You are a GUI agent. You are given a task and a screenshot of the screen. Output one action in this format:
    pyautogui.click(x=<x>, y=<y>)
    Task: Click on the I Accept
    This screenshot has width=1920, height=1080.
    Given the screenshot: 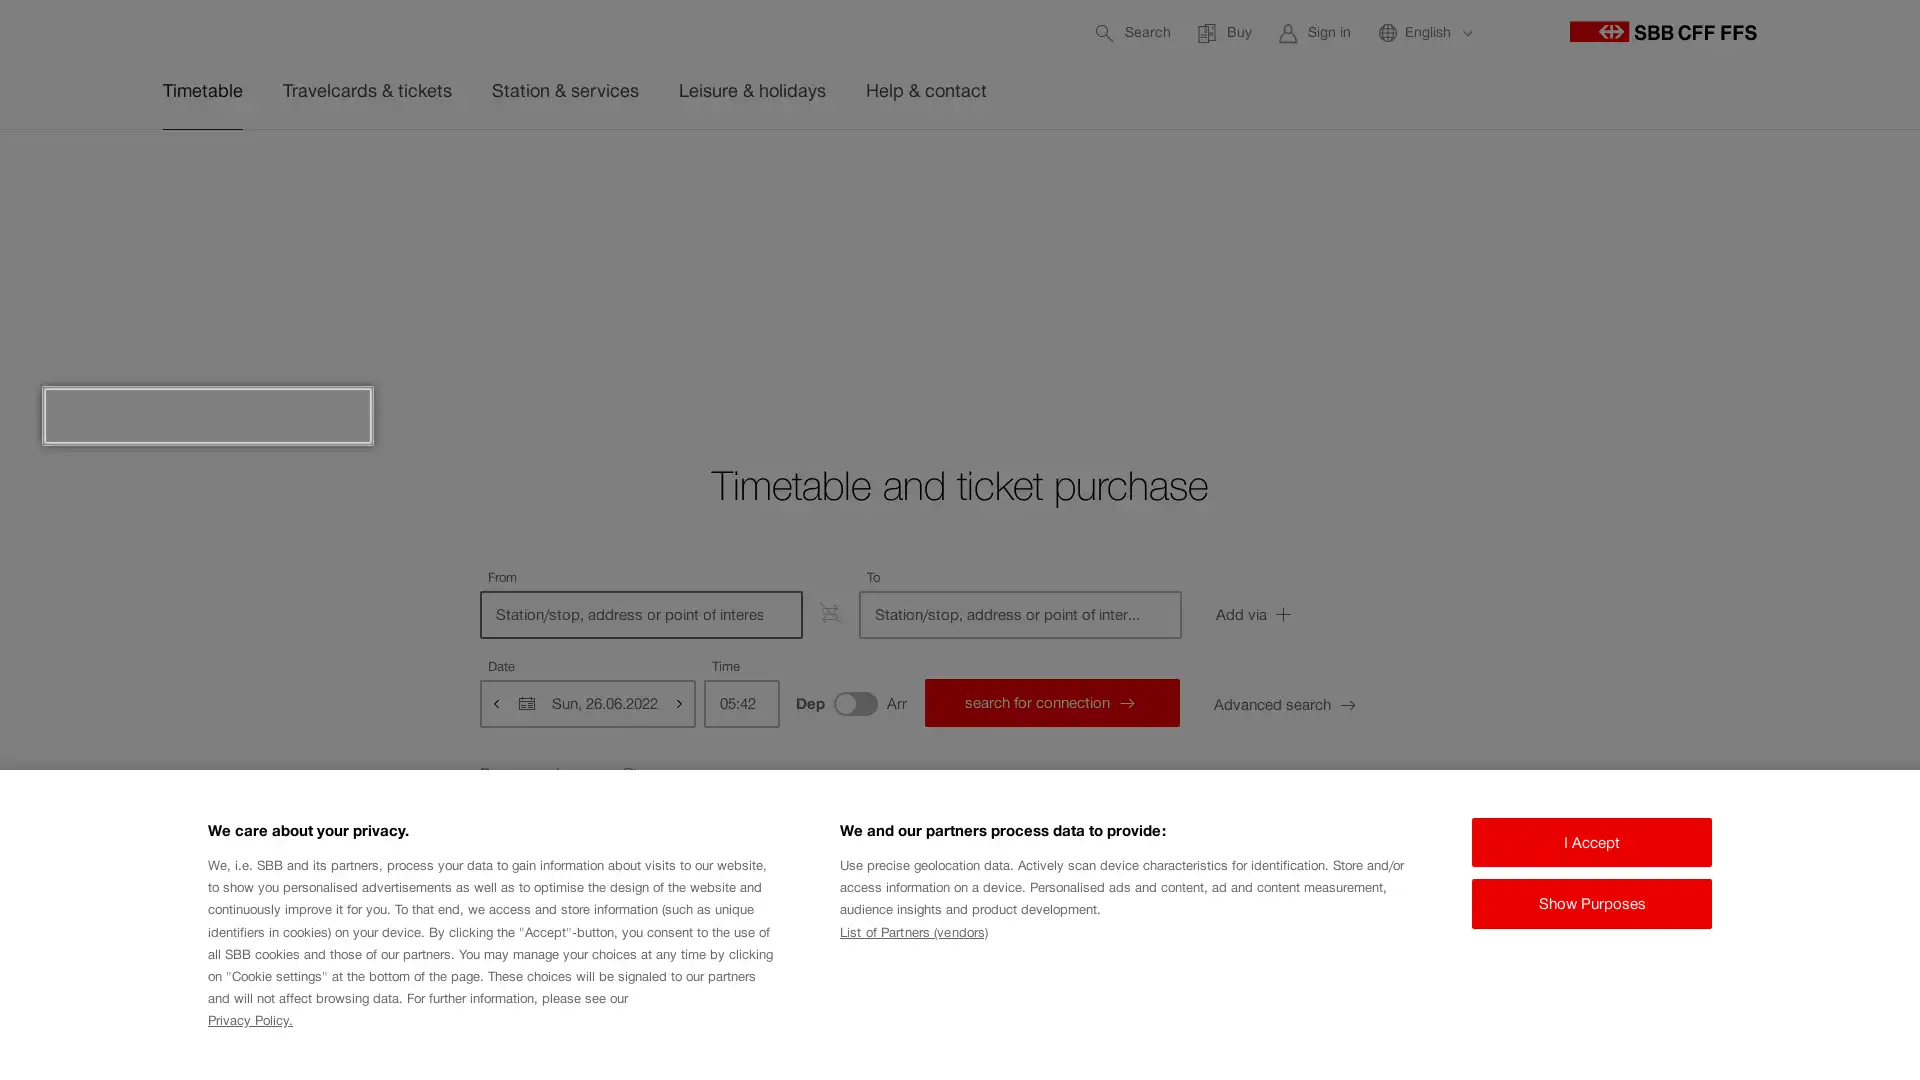 What is the action you would take?
    pyautogui.click(x=1591, y=841)
    